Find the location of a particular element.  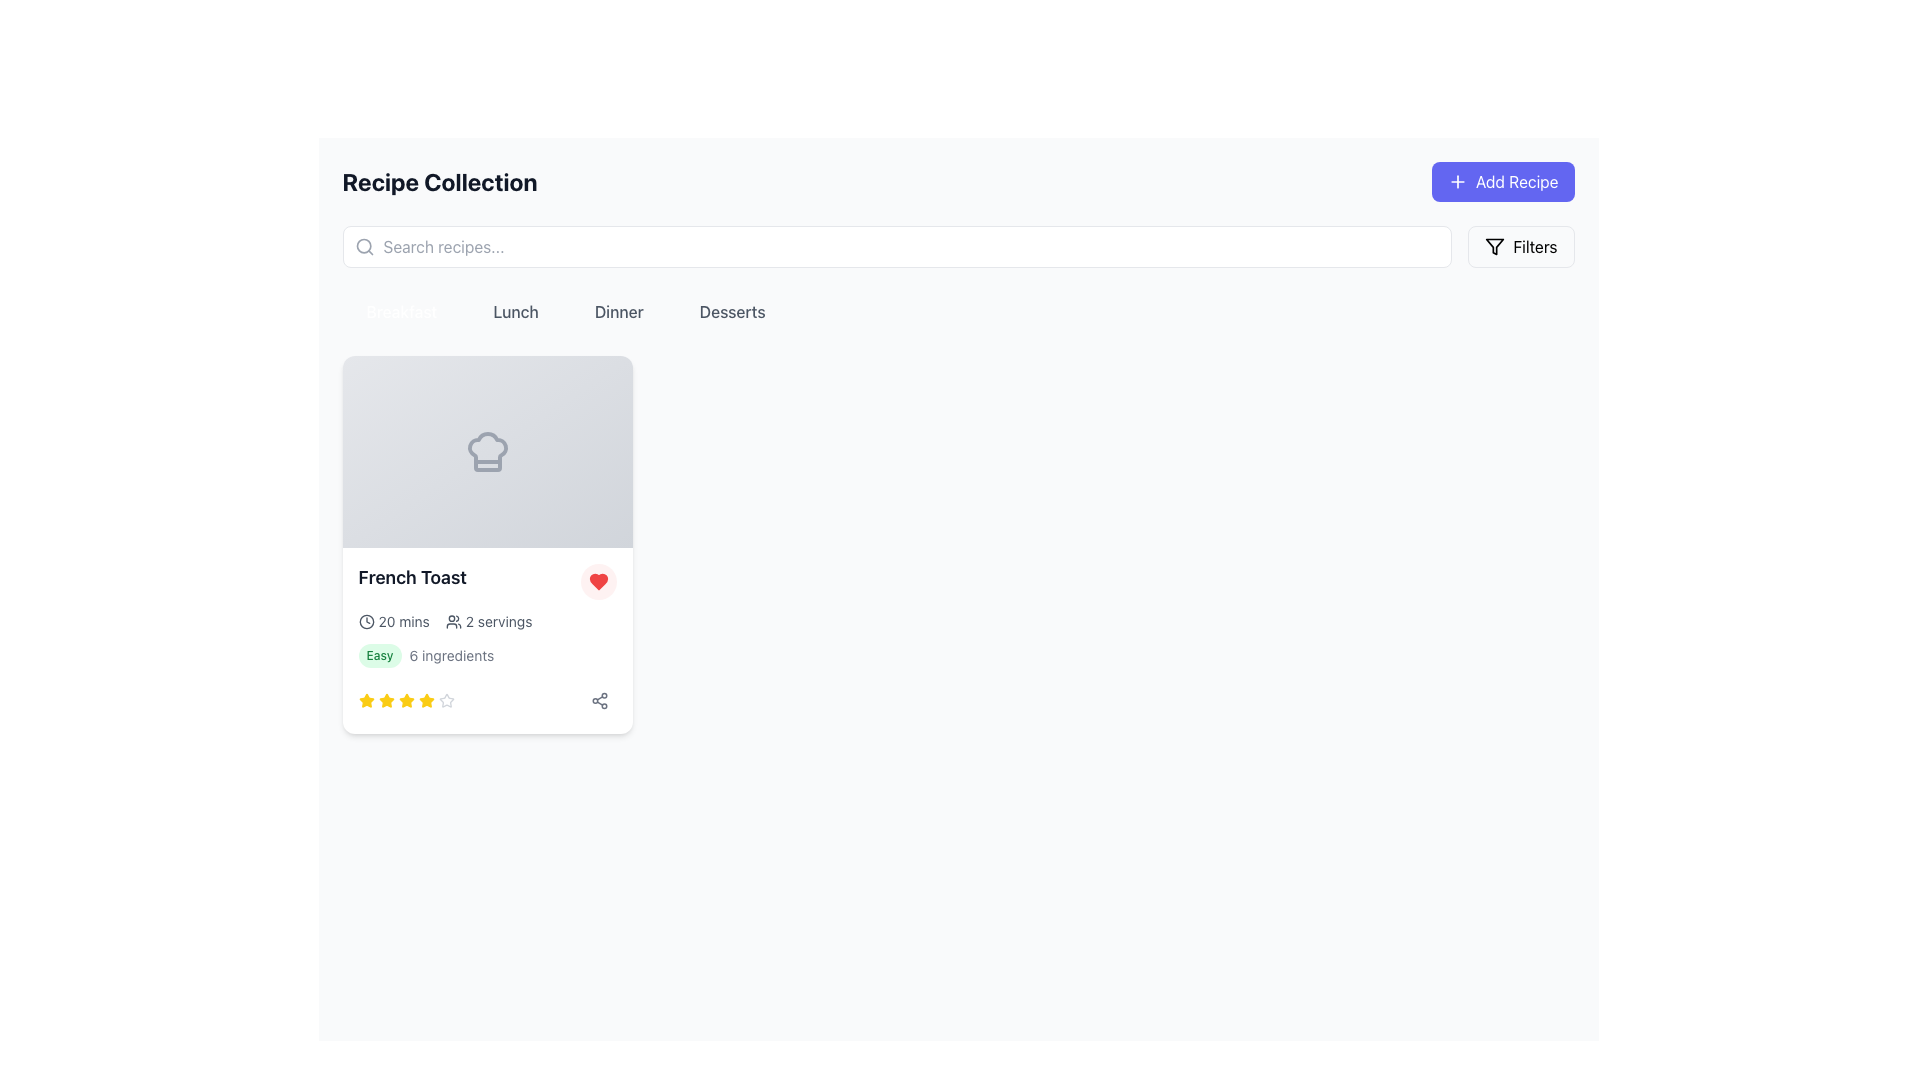

the static text label that conveys the preparation time for a recipe, located next to a clock icon within a card in the main content area is located at coordinates (403, 620).